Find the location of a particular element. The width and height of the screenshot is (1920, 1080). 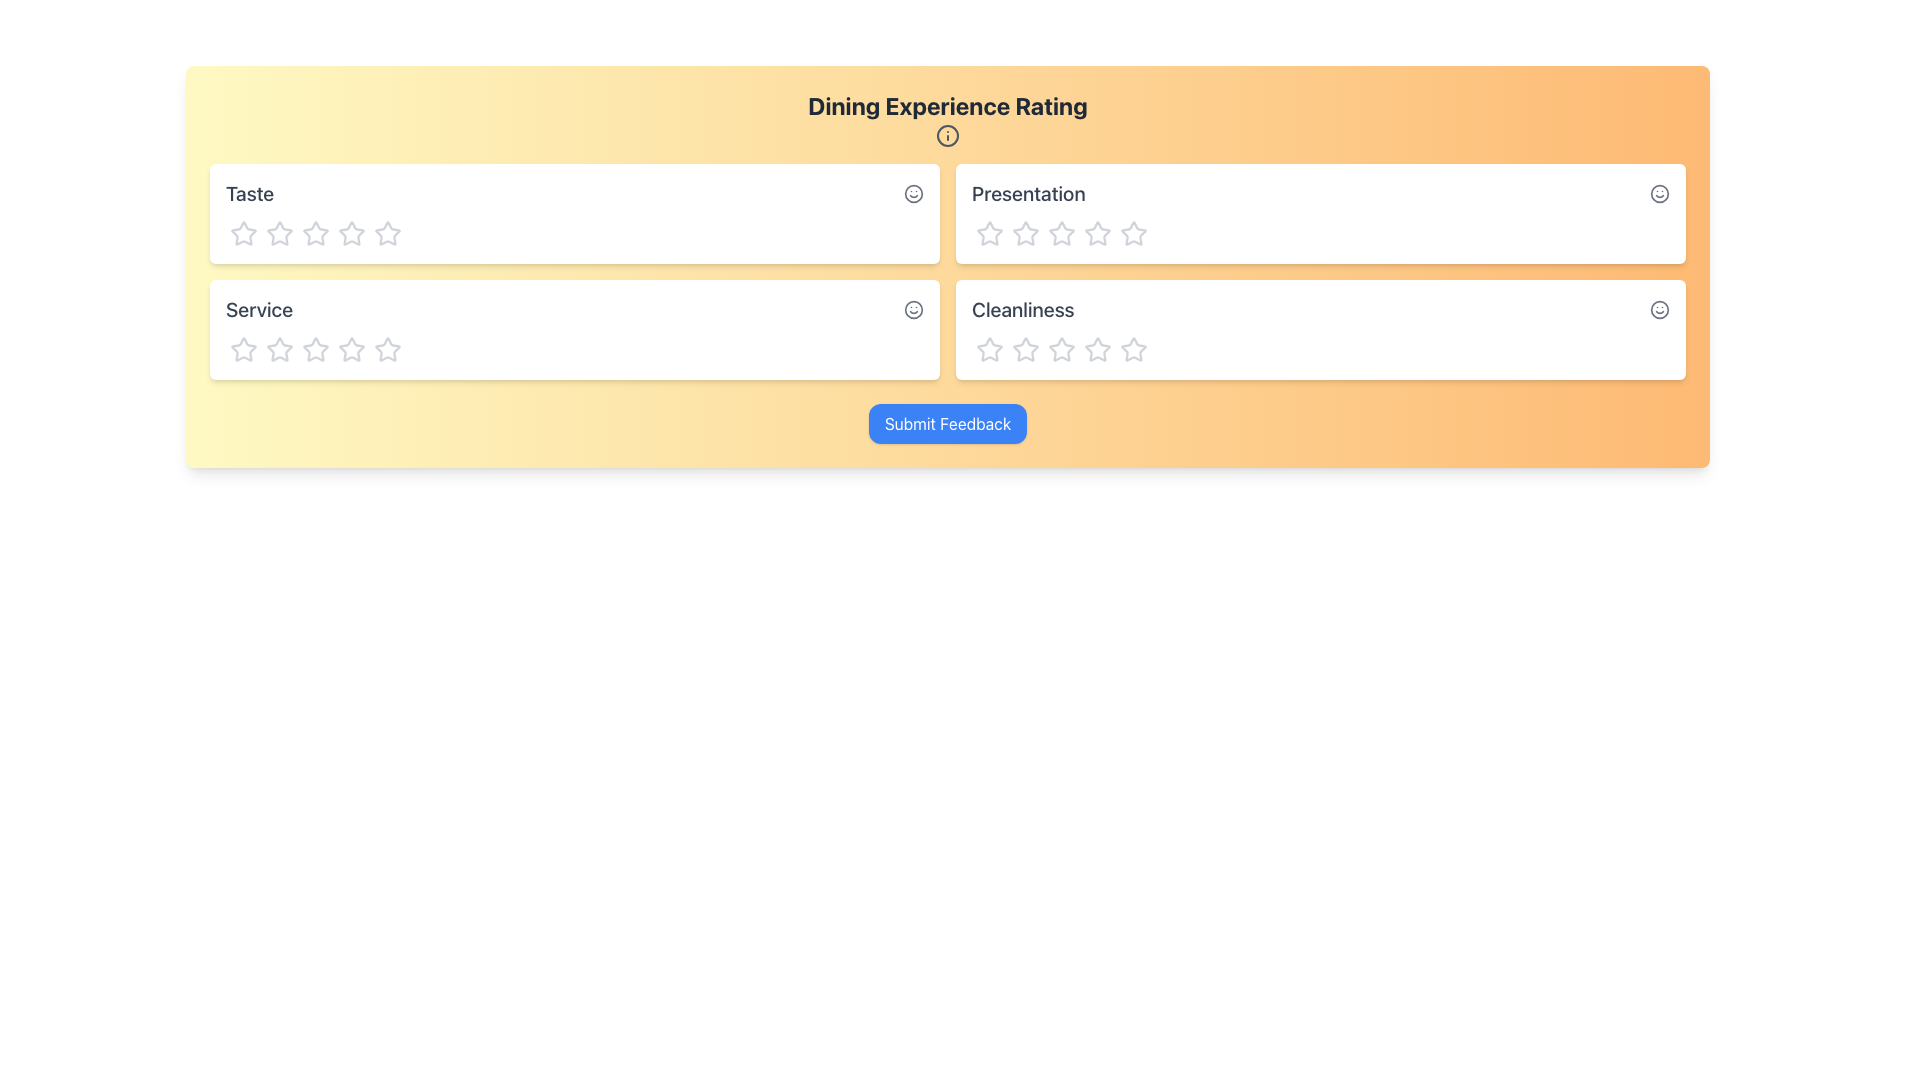

the cleanliness rating input element is located at coordinates (1320, 328).